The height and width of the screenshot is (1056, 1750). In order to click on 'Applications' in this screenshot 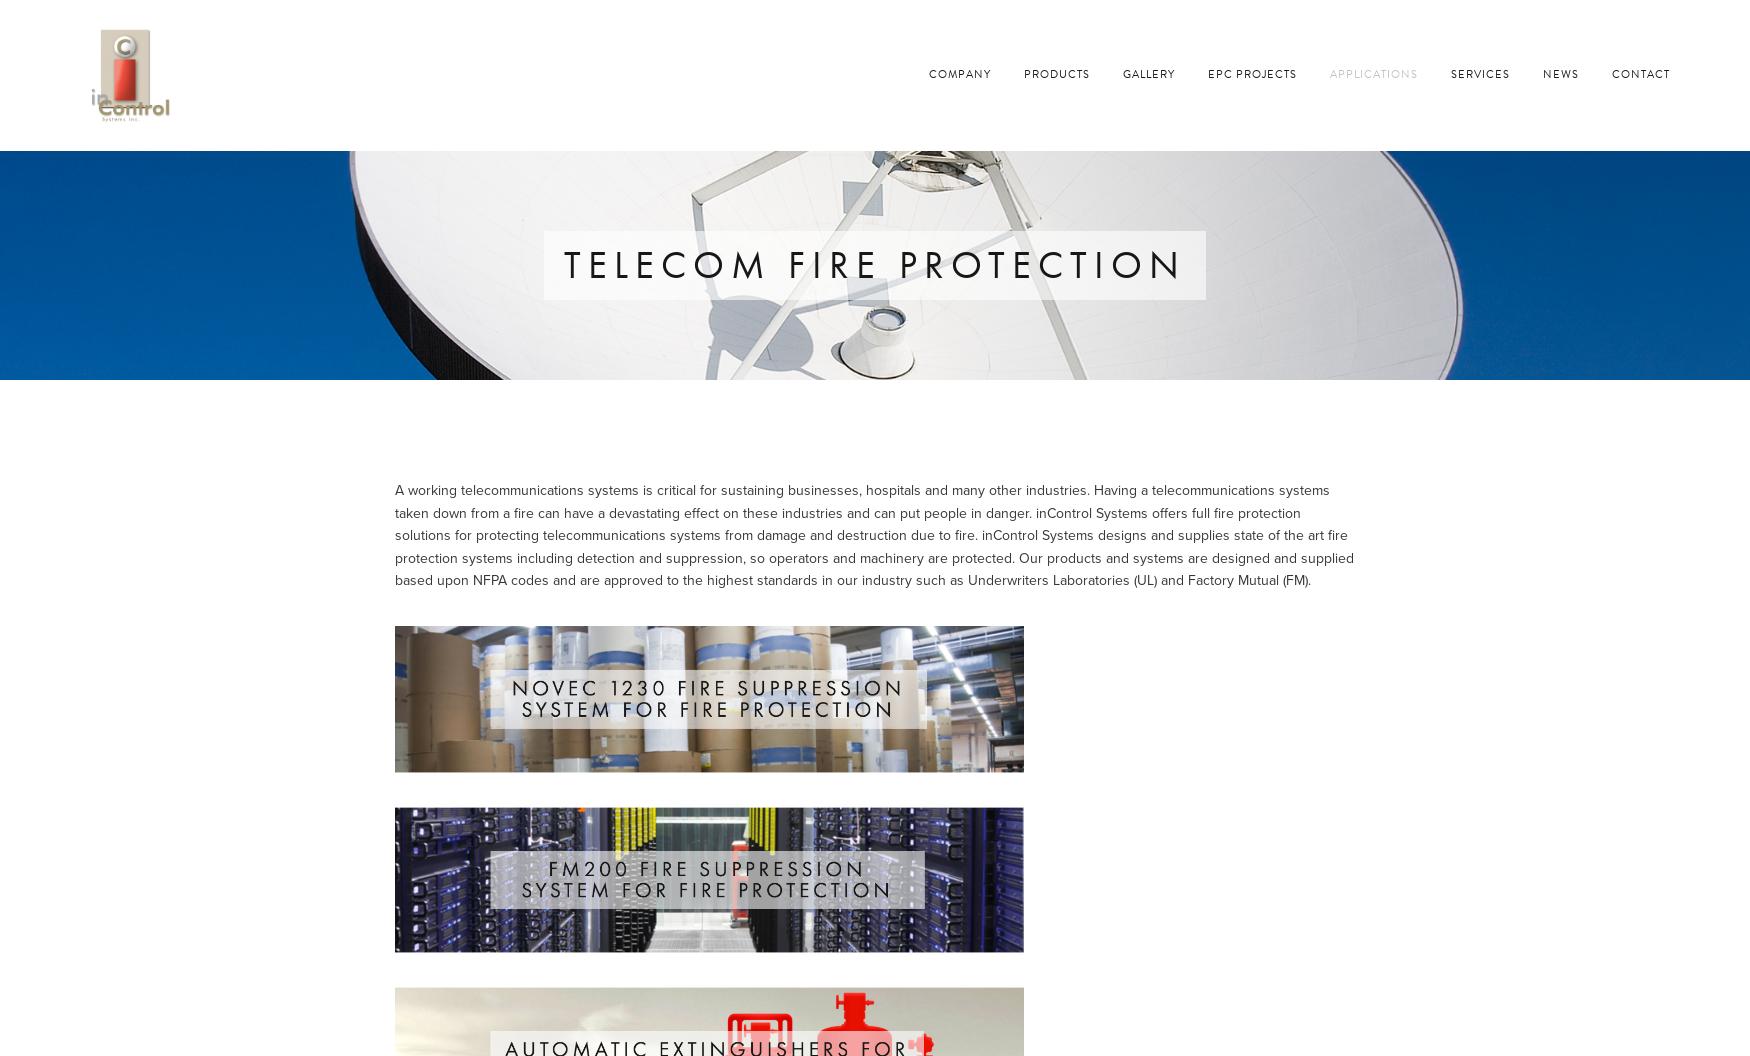, I will do `click(1373, 73)`.